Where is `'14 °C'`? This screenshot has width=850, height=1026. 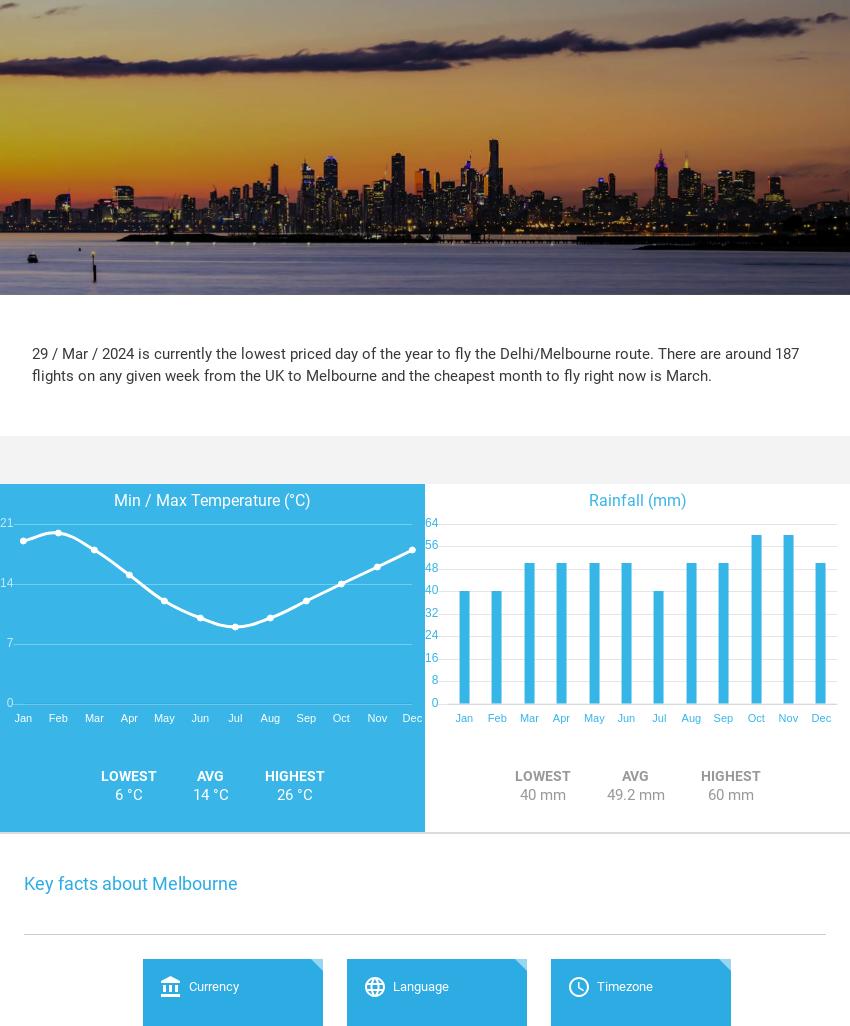
'14 °C' is located at coordinates (209, 793).